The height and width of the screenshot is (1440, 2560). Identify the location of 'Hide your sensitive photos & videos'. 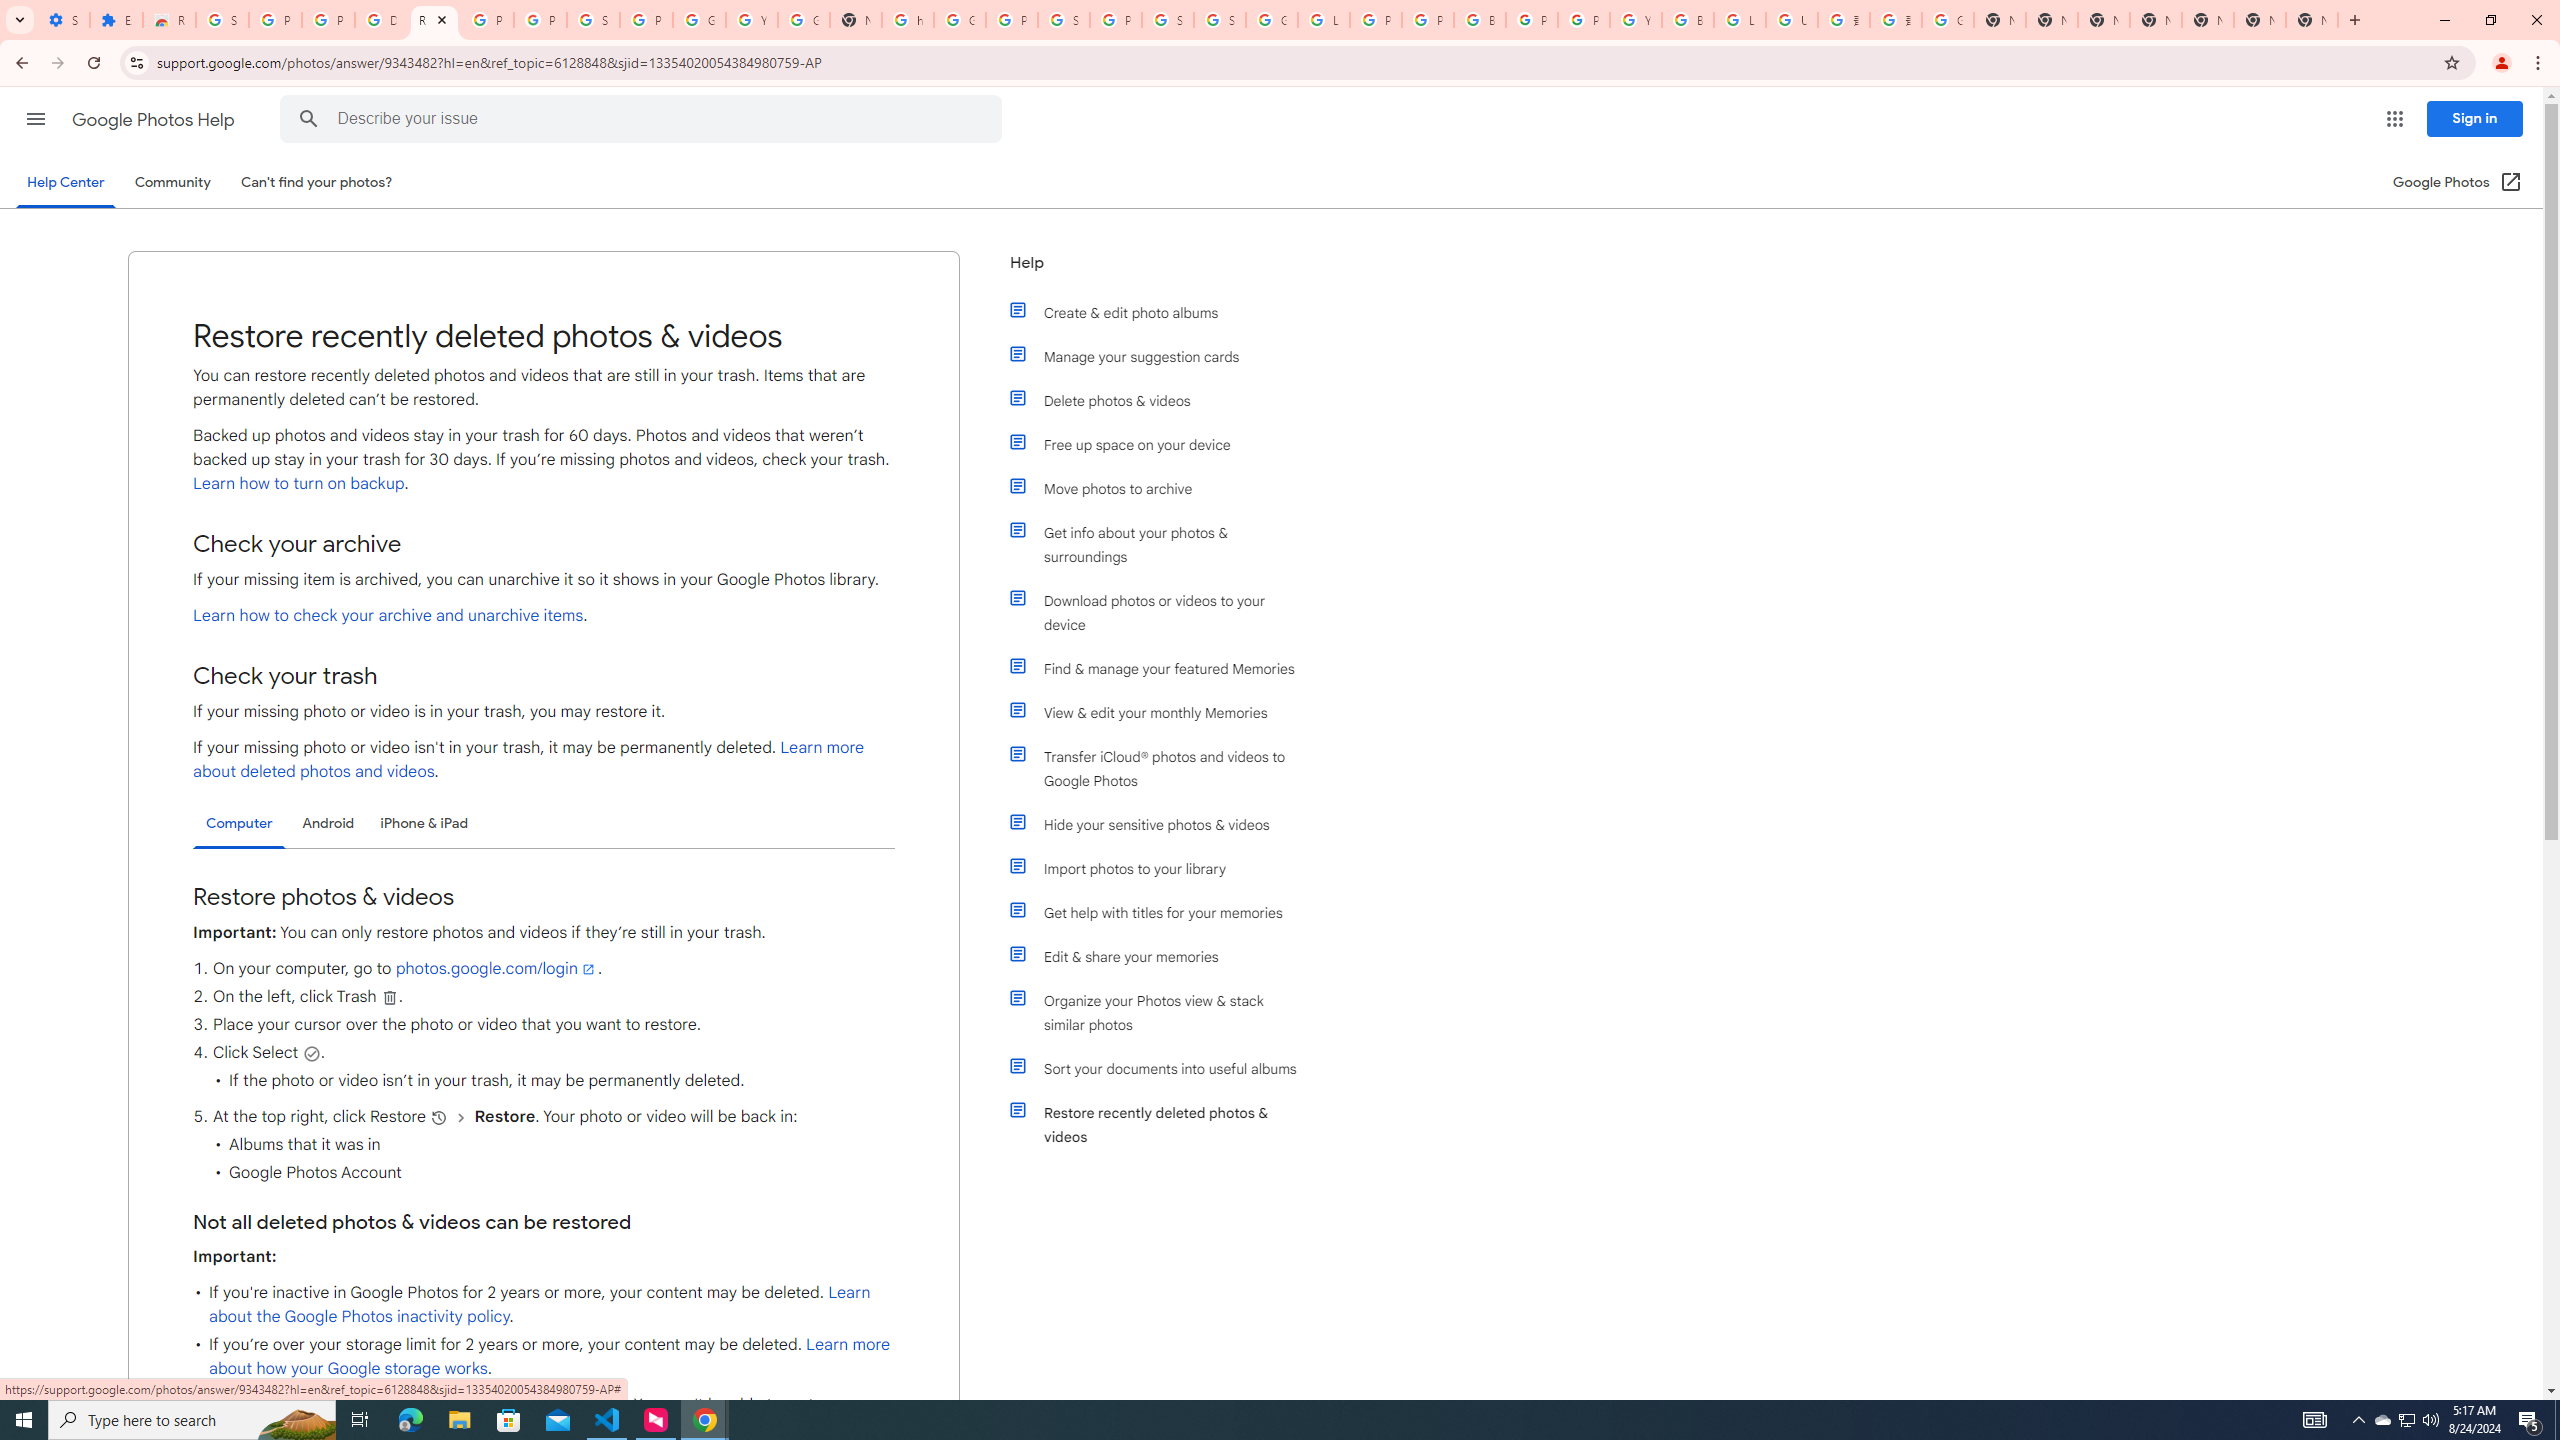
(1162, 824).